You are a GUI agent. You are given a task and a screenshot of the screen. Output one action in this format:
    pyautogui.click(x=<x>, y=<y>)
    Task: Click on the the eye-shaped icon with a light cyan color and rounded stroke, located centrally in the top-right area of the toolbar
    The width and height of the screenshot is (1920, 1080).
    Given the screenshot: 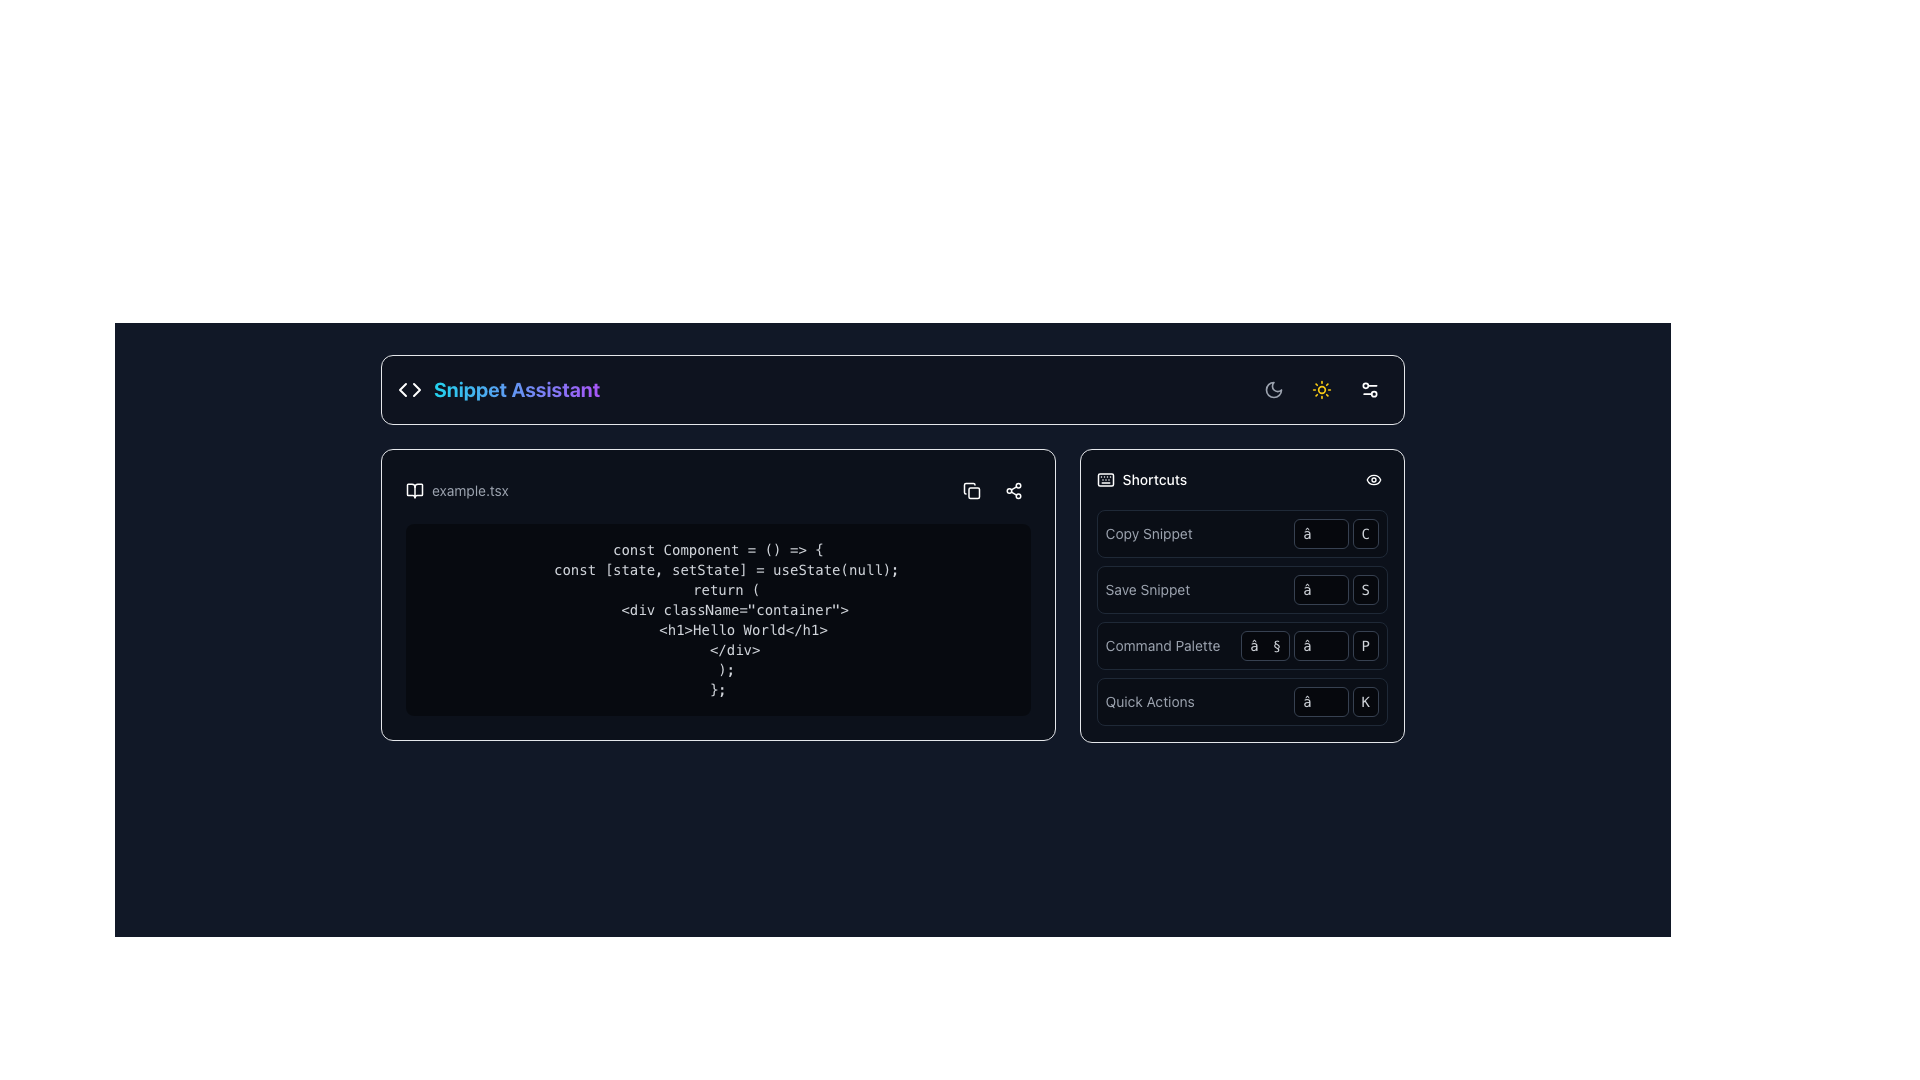 What is the action you would take?
    pyautogui.click(x=1372, y=479)
    